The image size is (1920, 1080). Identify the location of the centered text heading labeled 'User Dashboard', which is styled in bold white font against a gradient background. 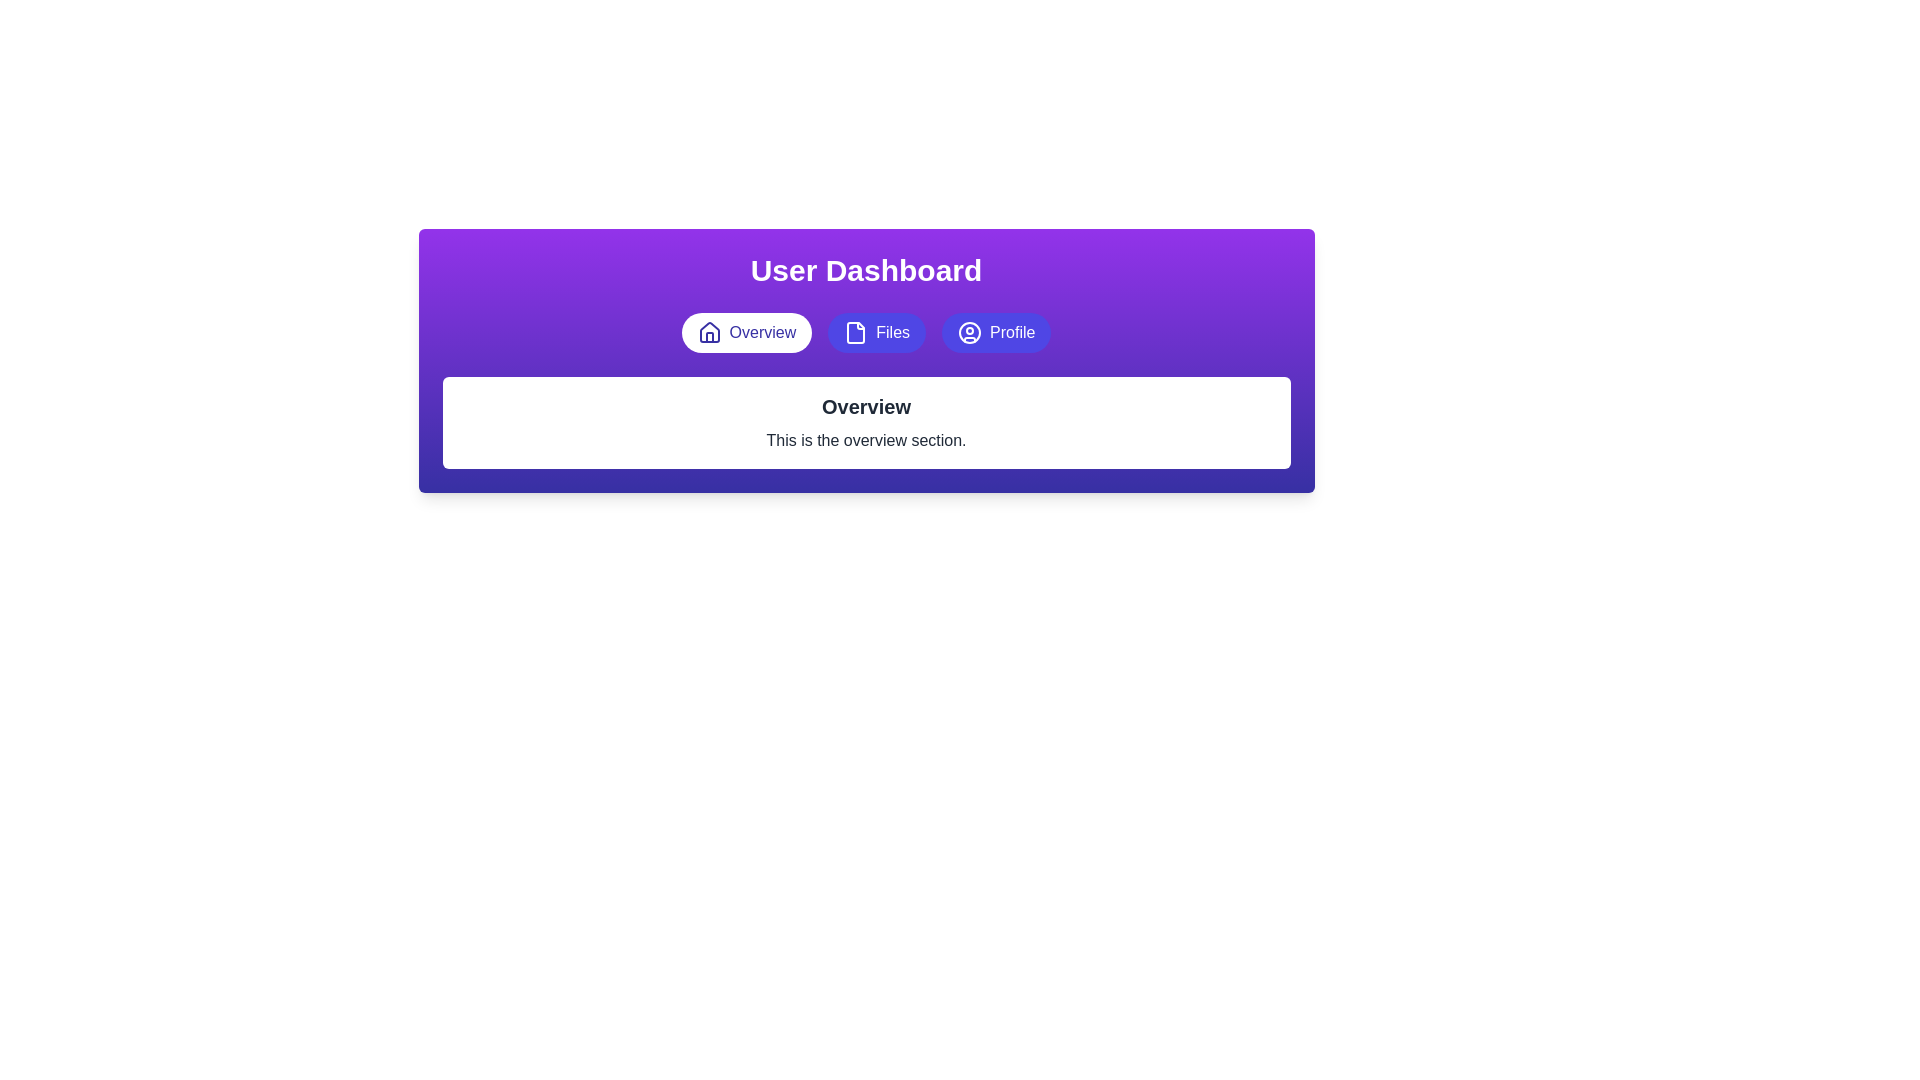
(866, 270).